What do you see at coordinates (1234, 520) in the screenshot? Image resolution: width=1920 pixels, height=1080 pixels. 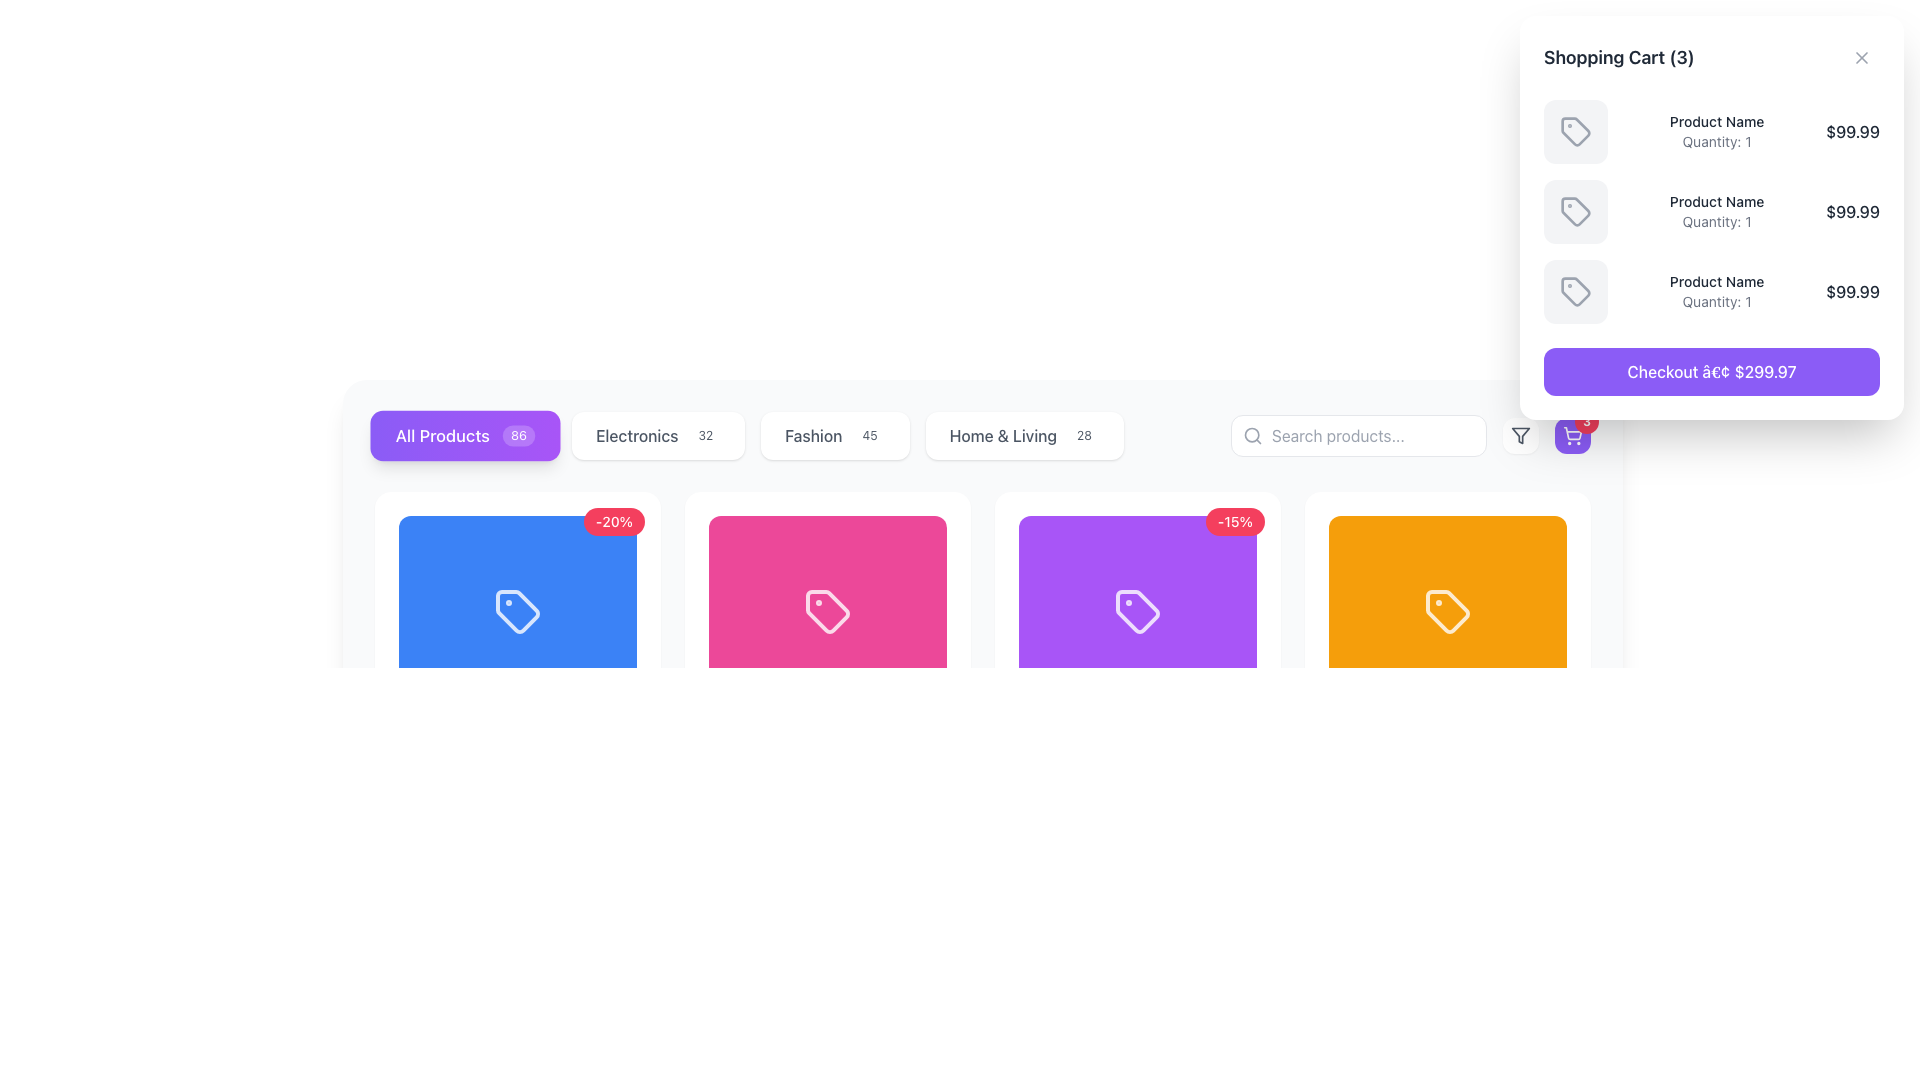 I see `the discount badge indicating a 15% discount on the purple-colored product located in the top-right corner of the product card` at bounding box center [1234, 520].